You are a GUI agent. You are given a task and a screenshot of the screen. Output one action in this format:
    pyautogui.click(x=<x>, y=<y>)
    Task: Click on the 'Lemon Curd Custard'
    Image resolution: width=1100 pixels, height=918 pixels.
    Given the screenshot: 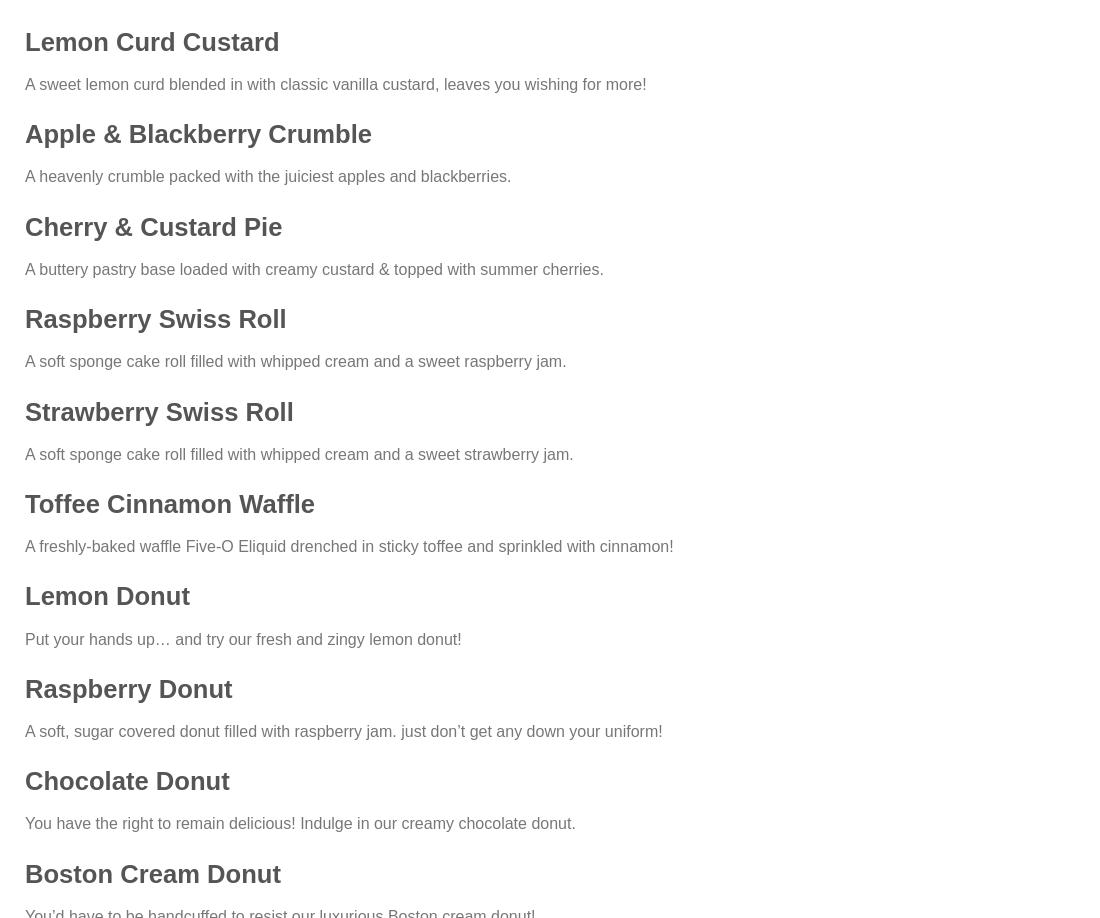 What is the action you would take?
    pyautogui.click(x=151, y=41)
    